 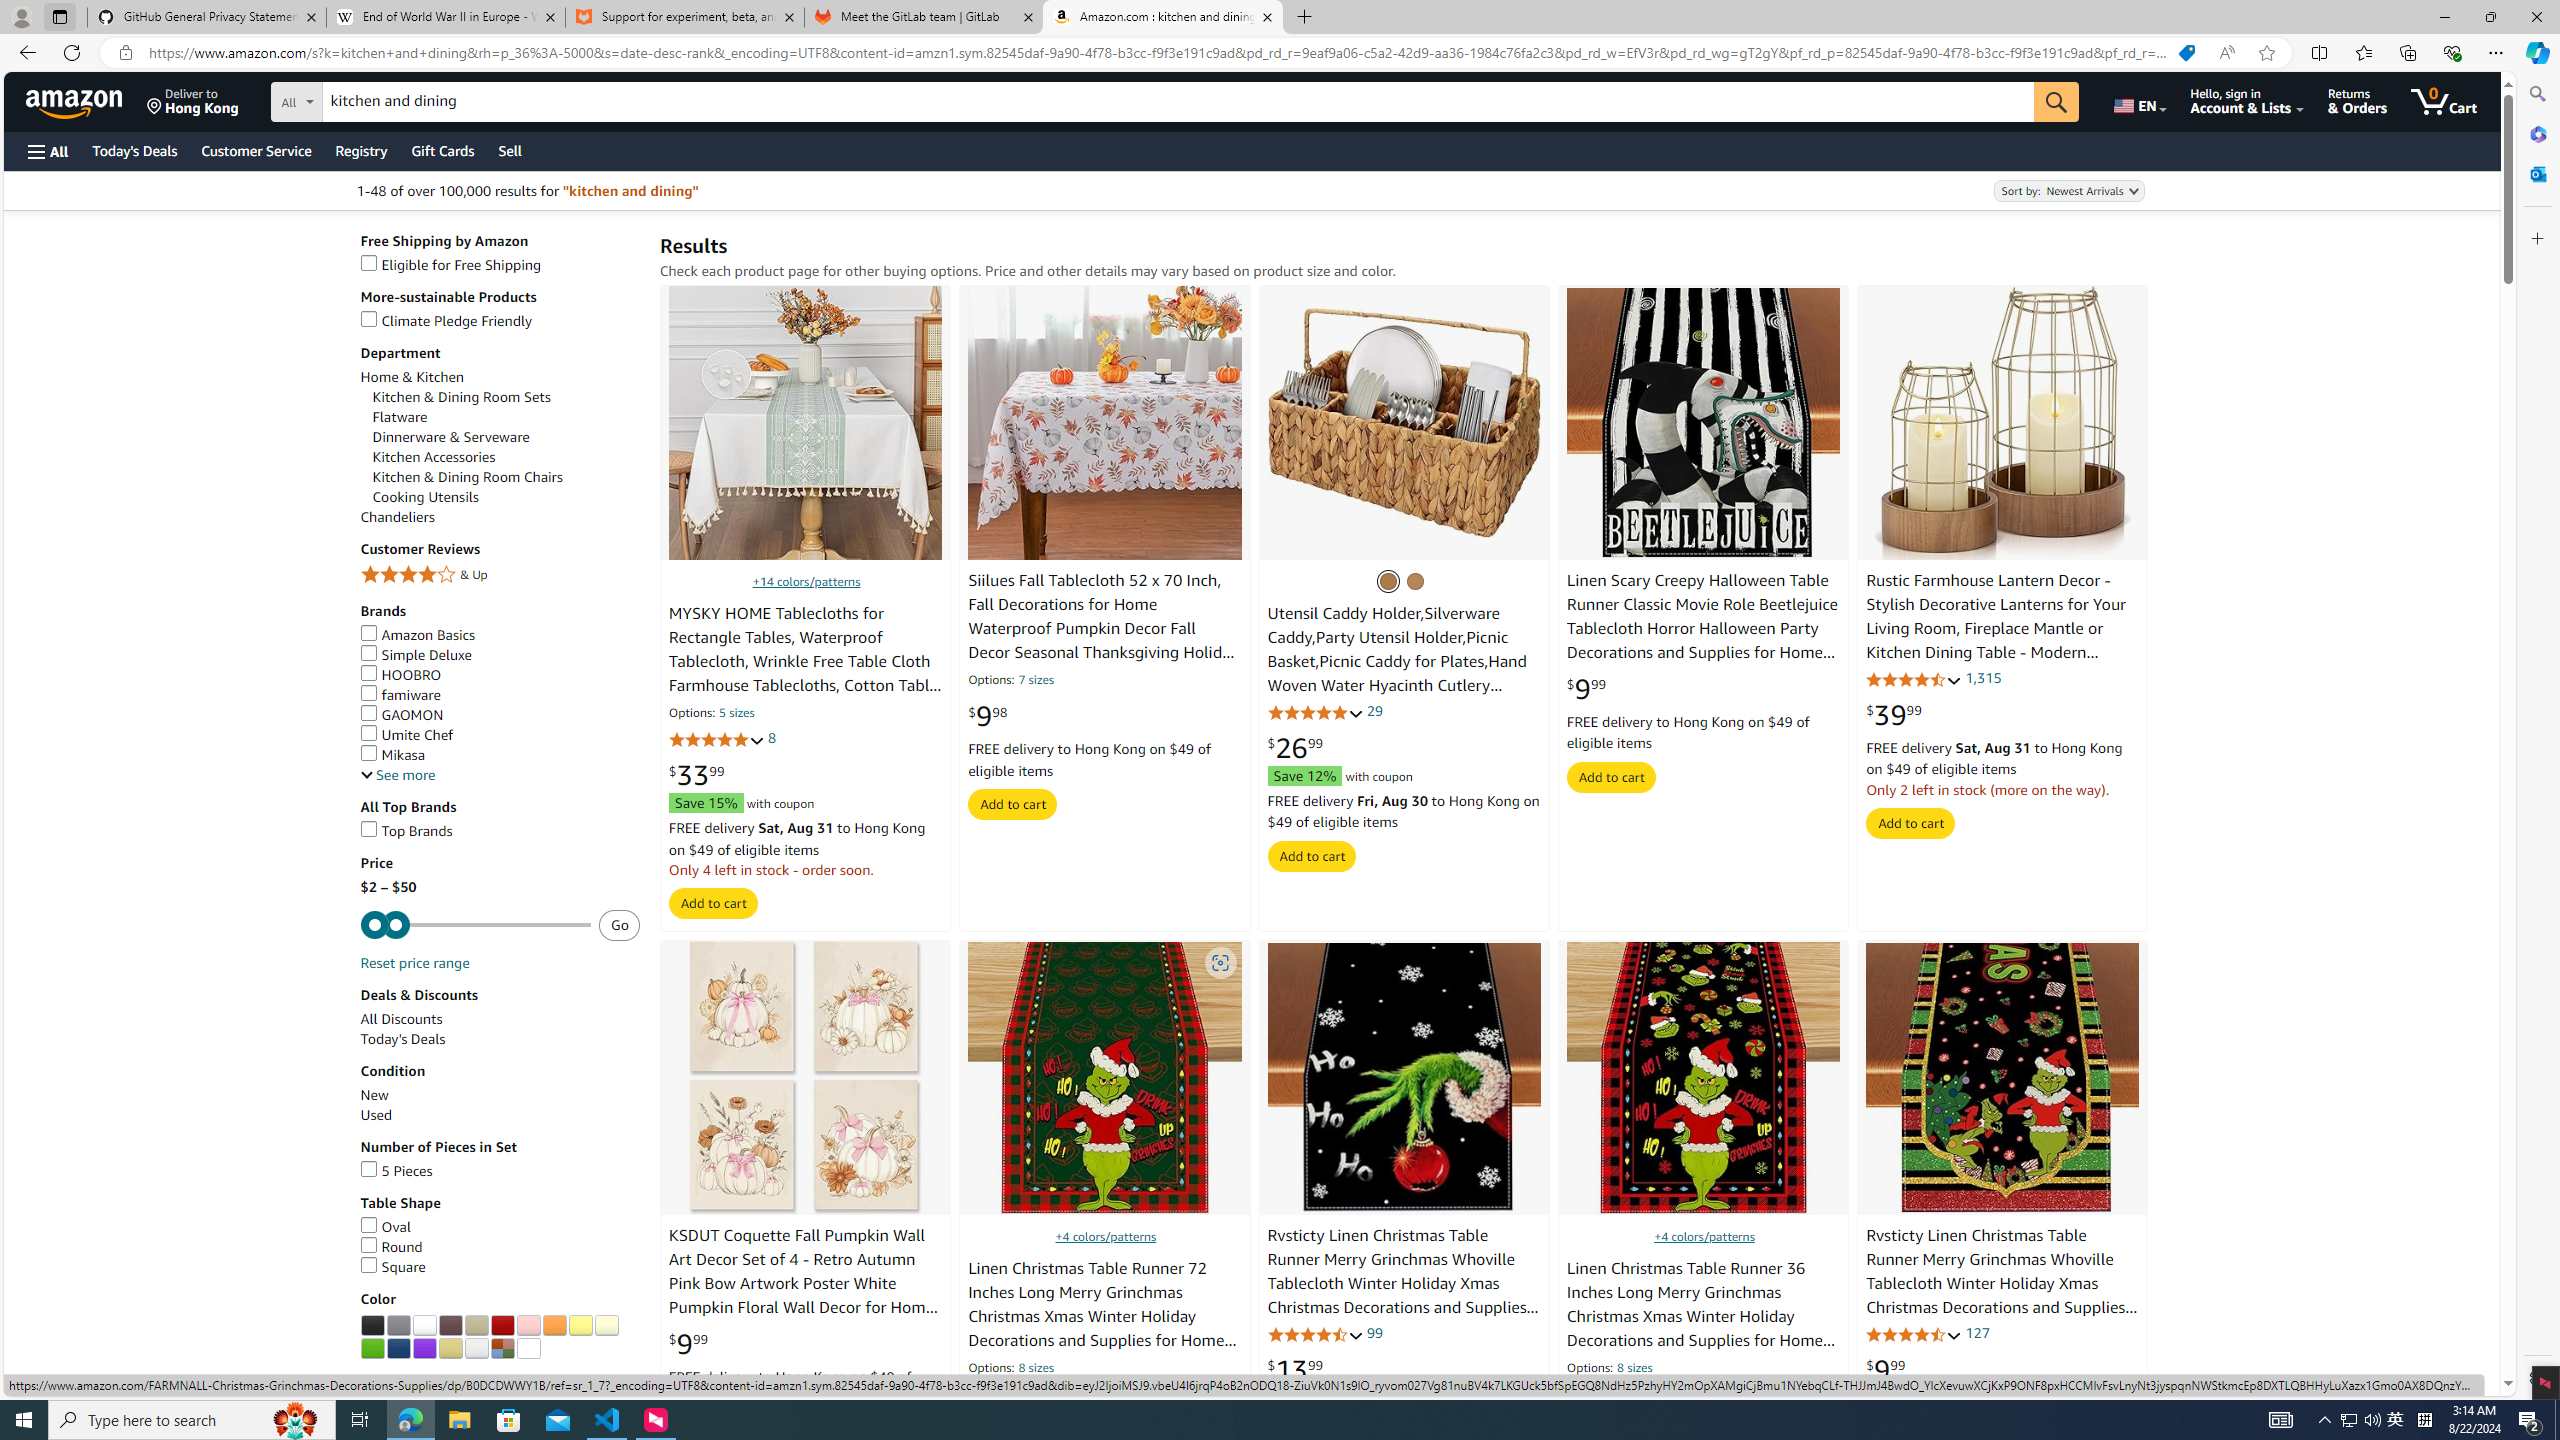 What do you see at coordinates (451, 264) in the screenshot?
I see `'Eligible for Free Shipping'` at bounding box center [451, 264].